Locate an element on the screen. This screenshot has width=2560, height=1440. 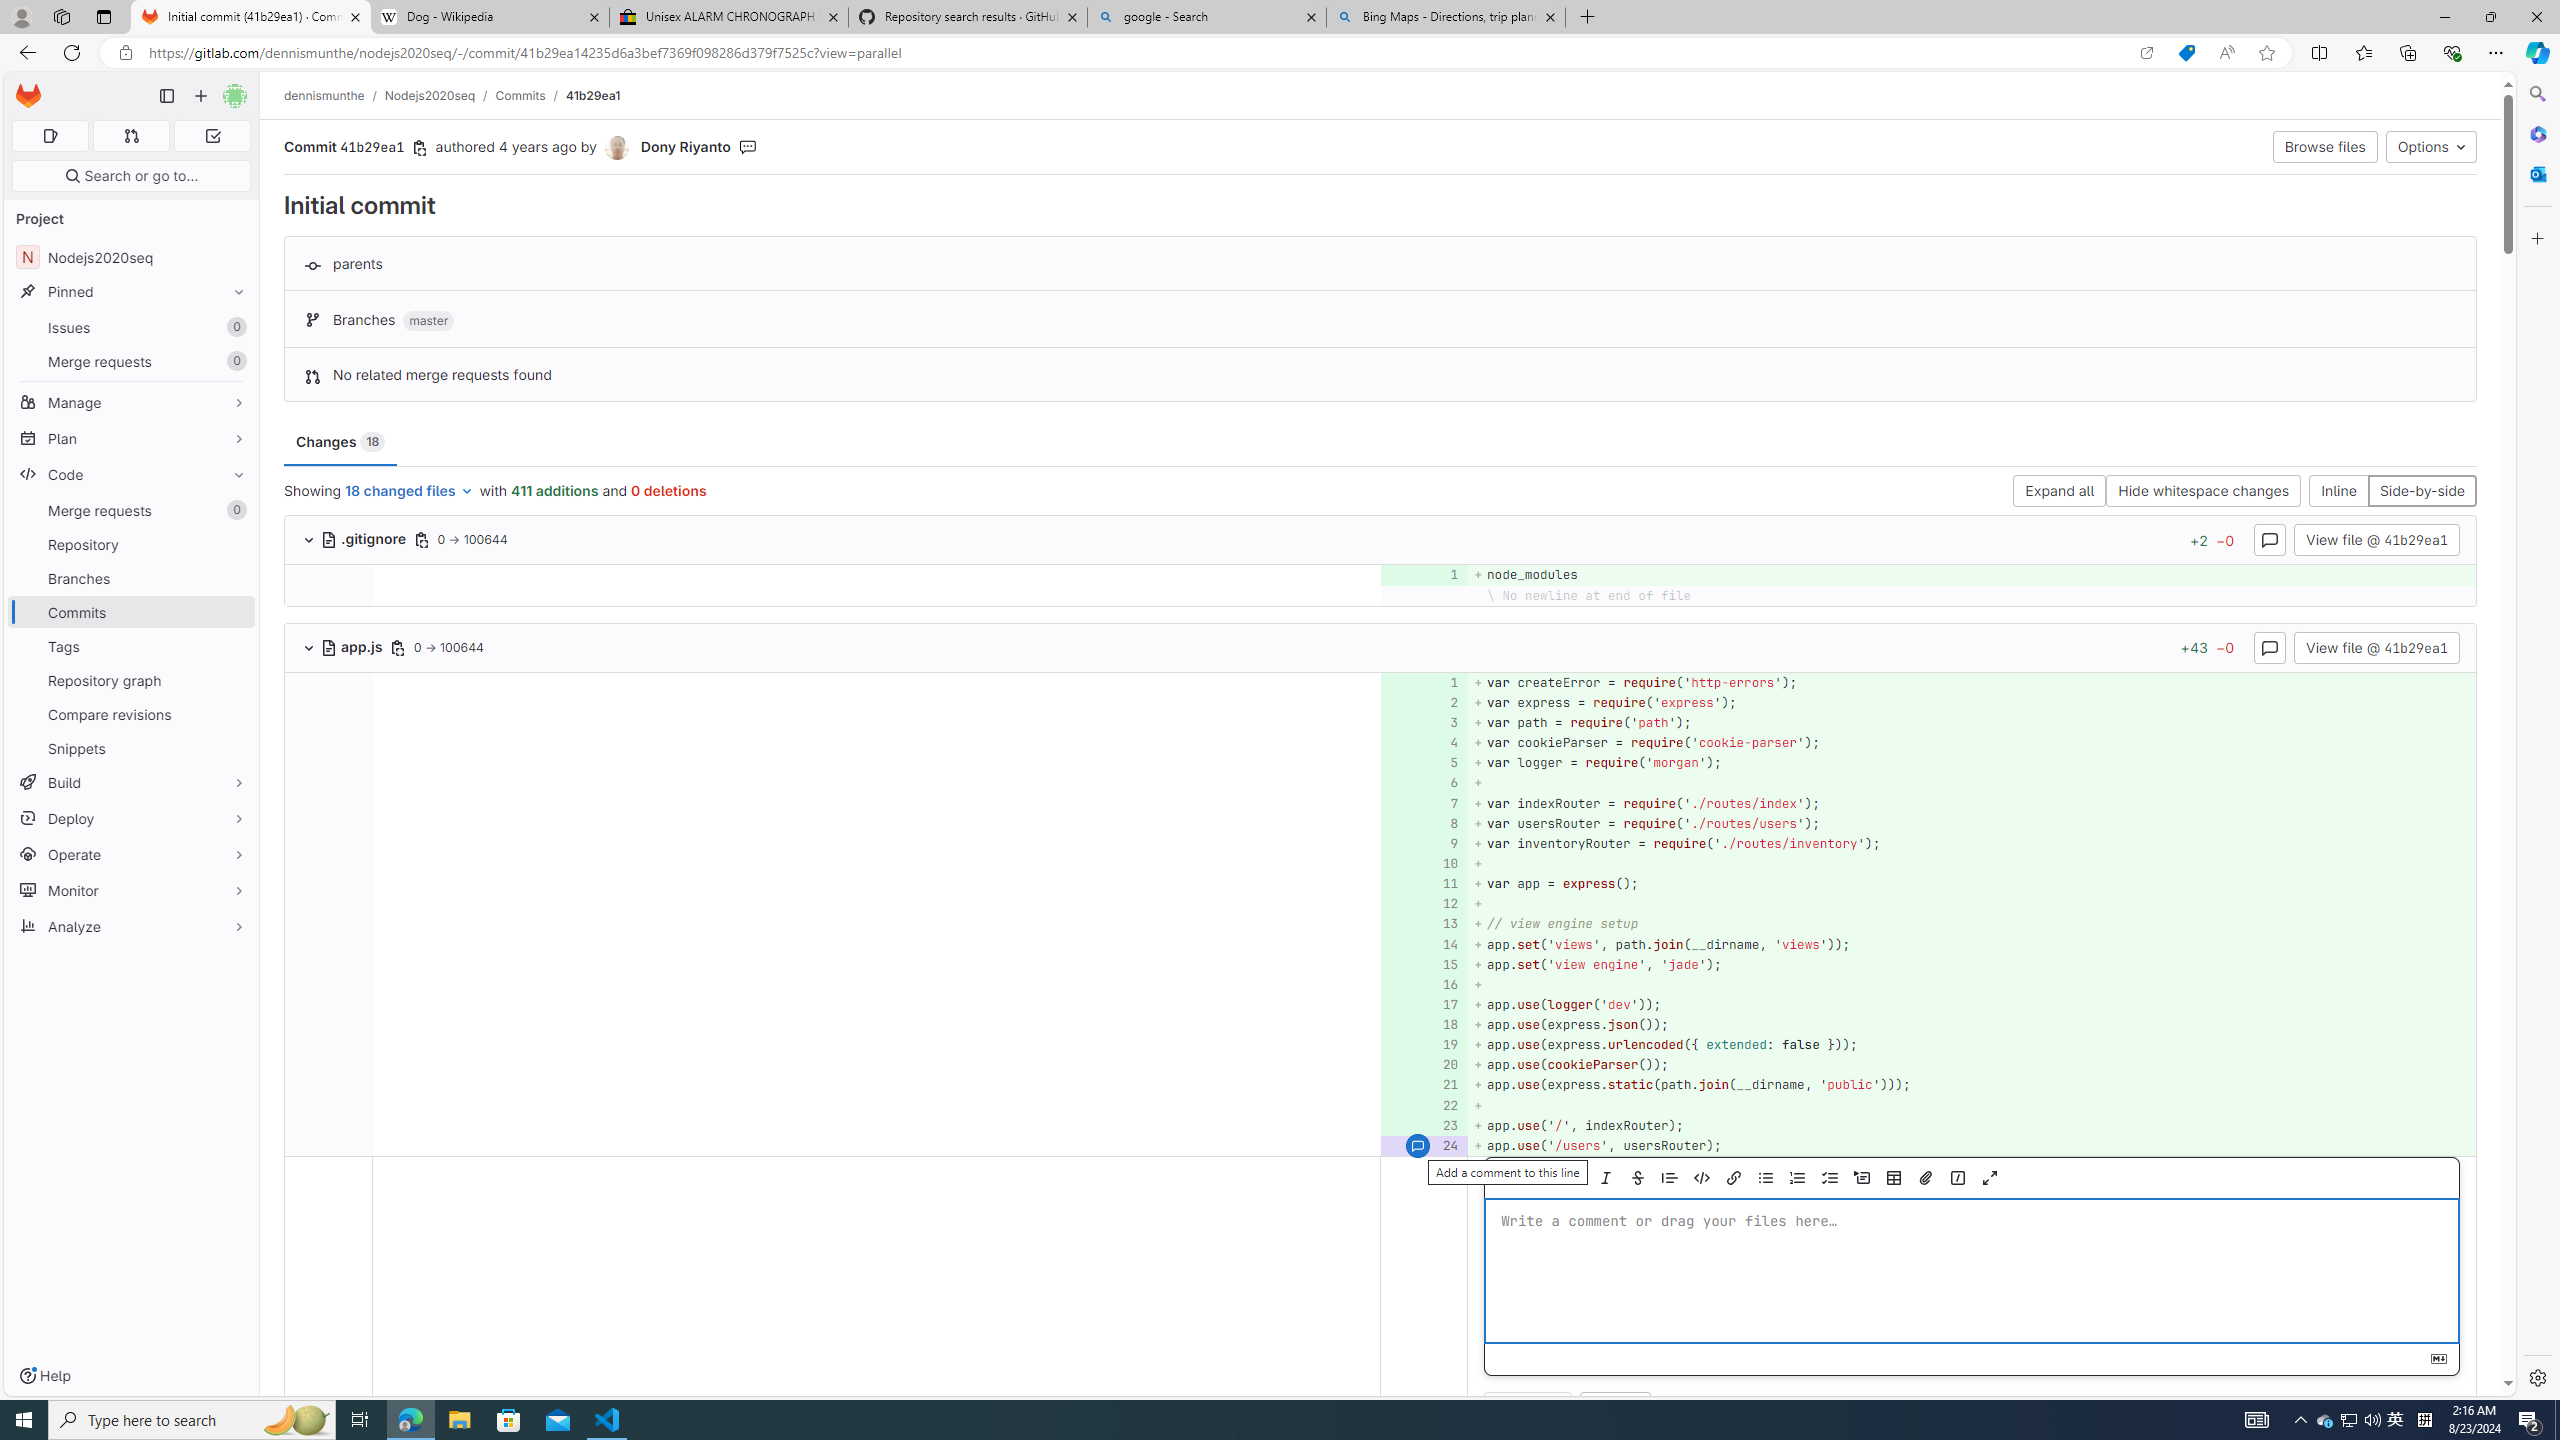
'Add a comment to this line 8' is located at coordinates (1423, 823).